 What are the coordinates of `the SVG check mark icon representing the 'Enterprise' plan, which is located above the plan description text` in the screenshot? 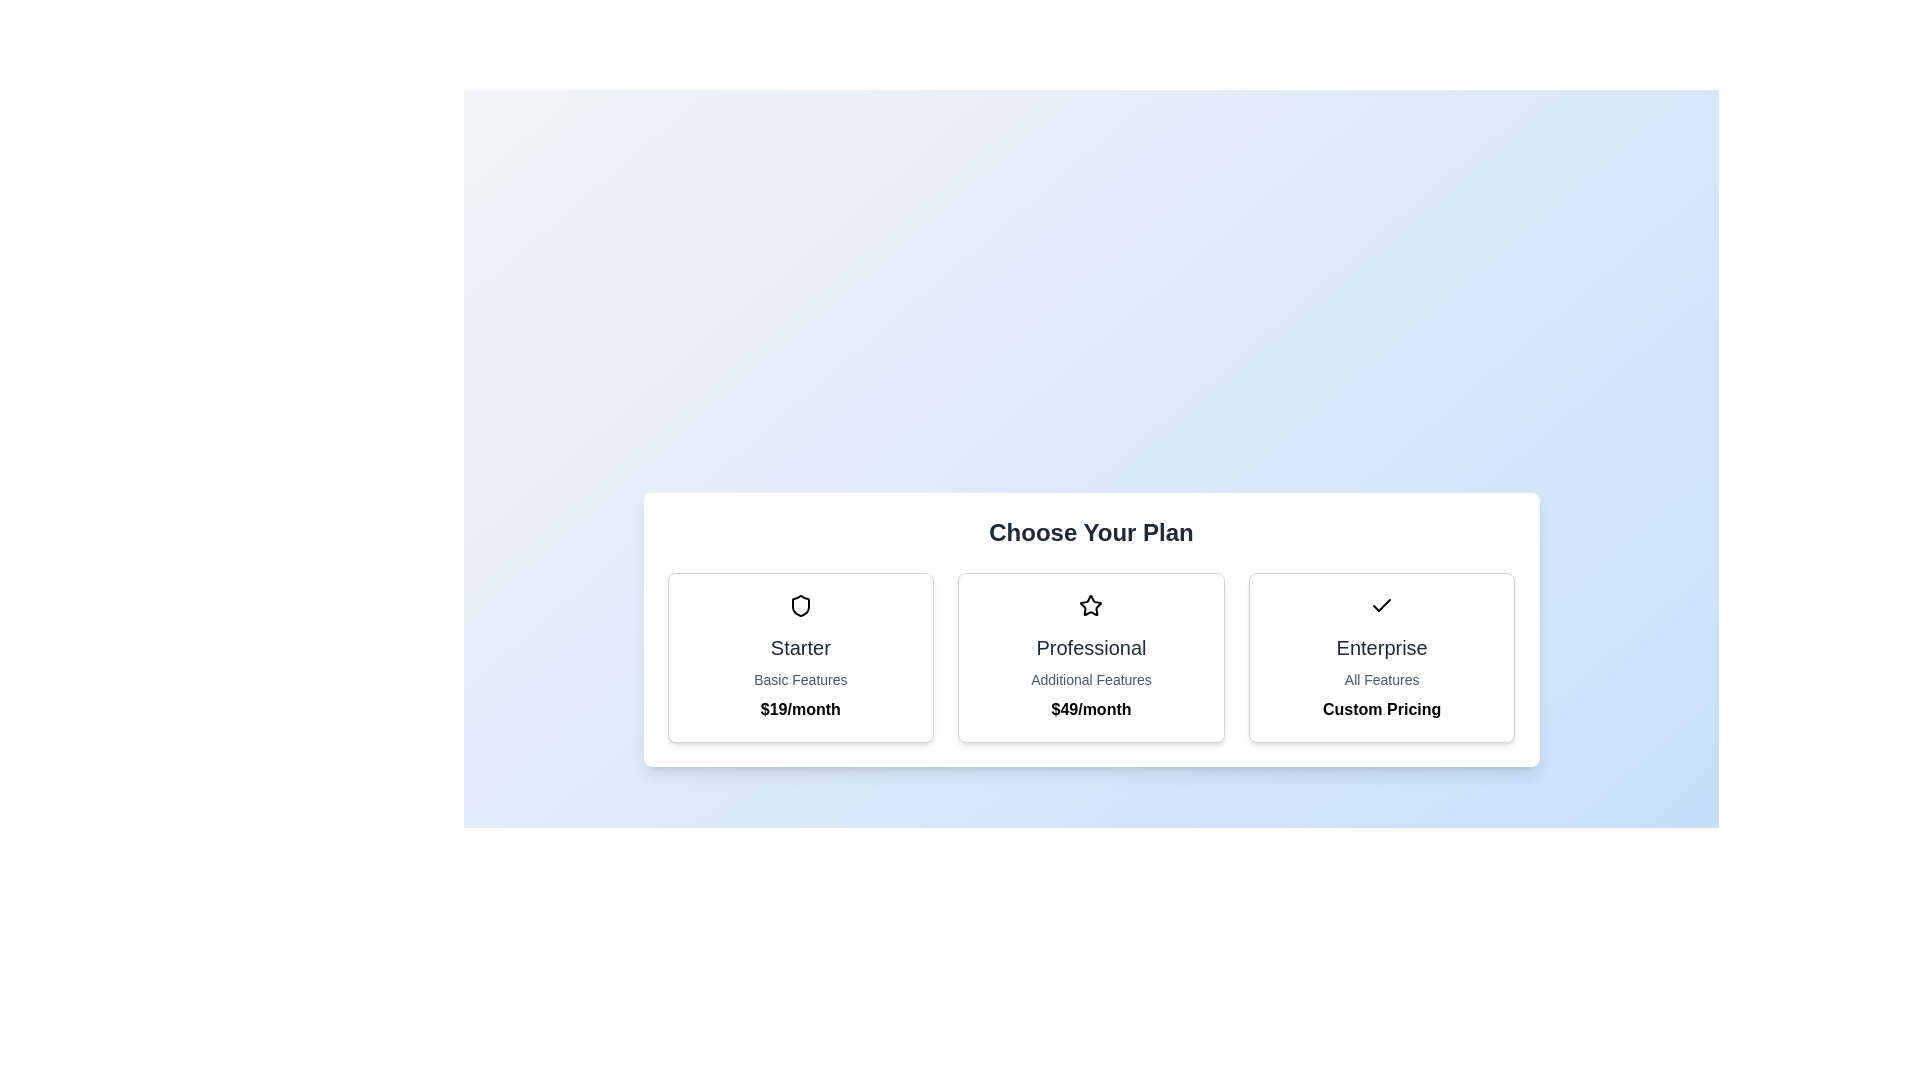 It's located at (1381, 604).